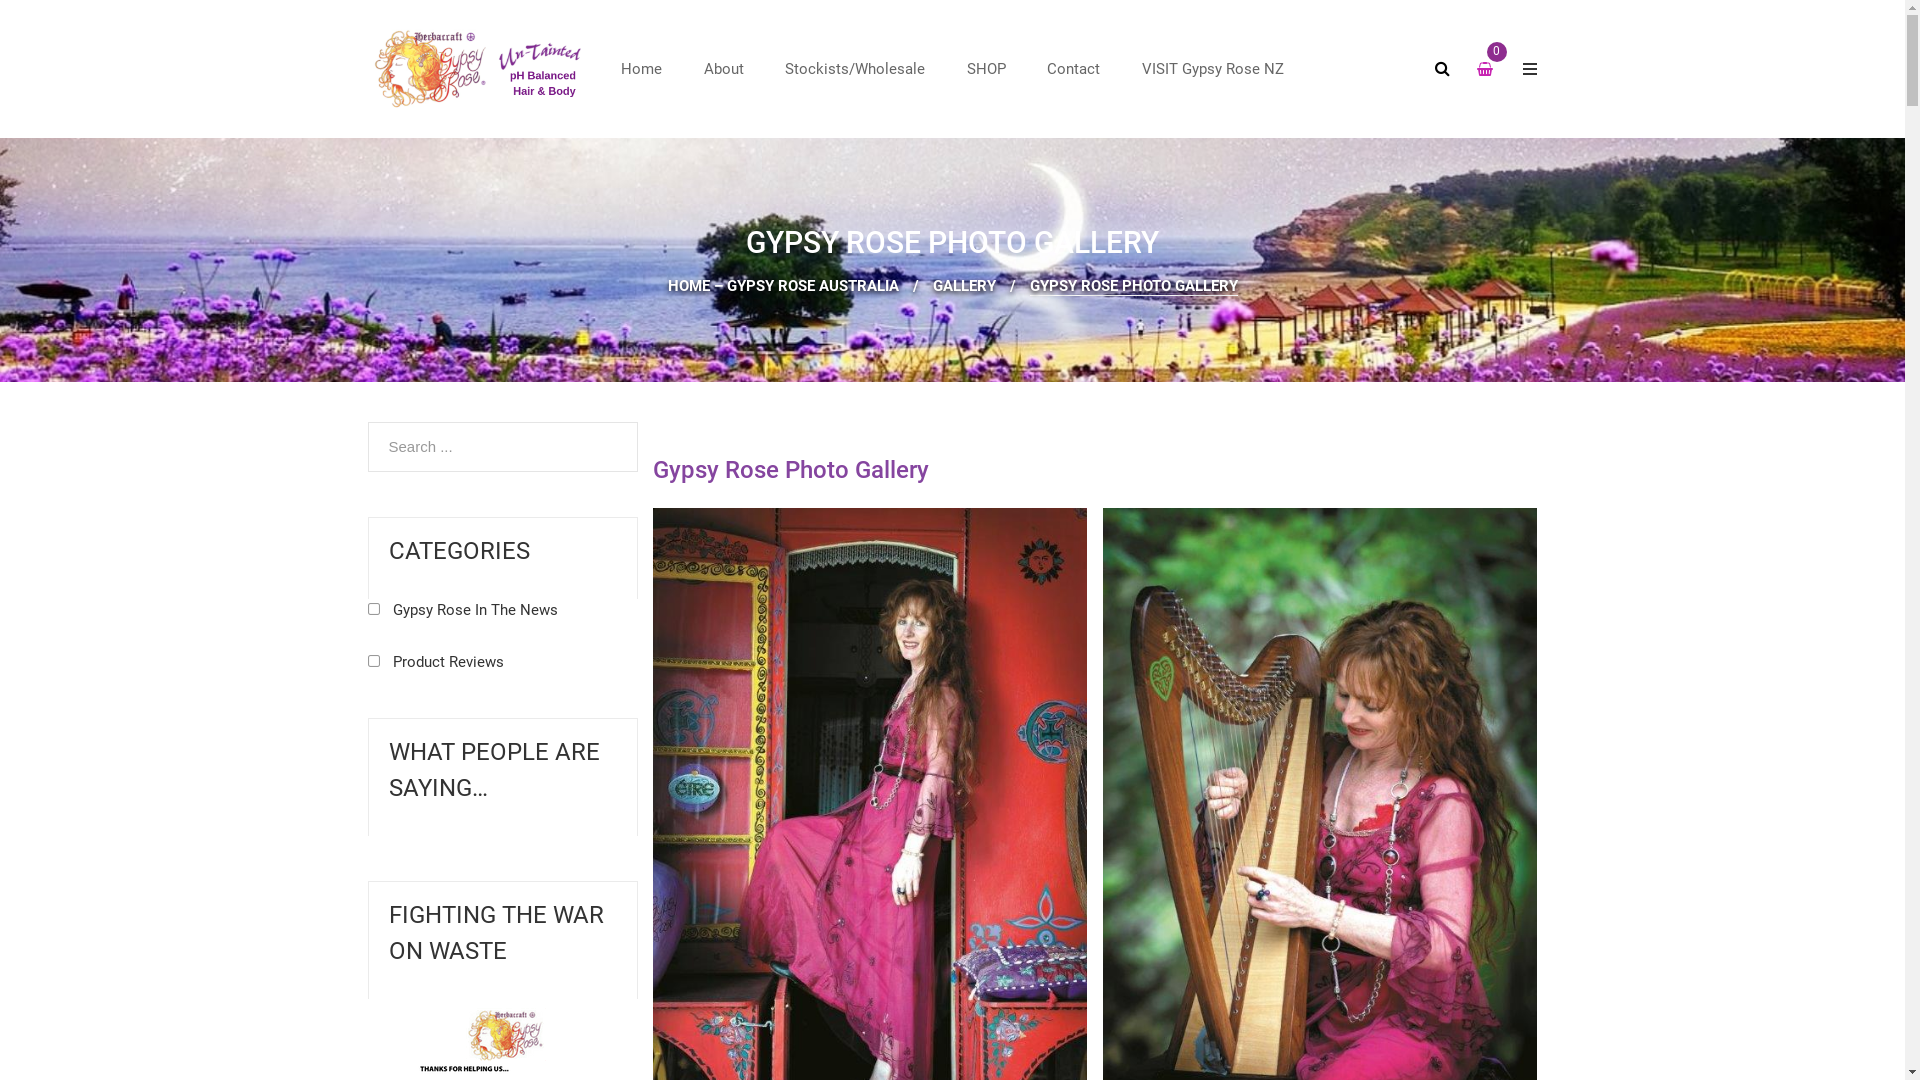 This screenshot has height=1080, width=1920. What do you see at coordinates (1496, 70) in the screenshot?
I see `'0'` at bounding box center [1496, 70].